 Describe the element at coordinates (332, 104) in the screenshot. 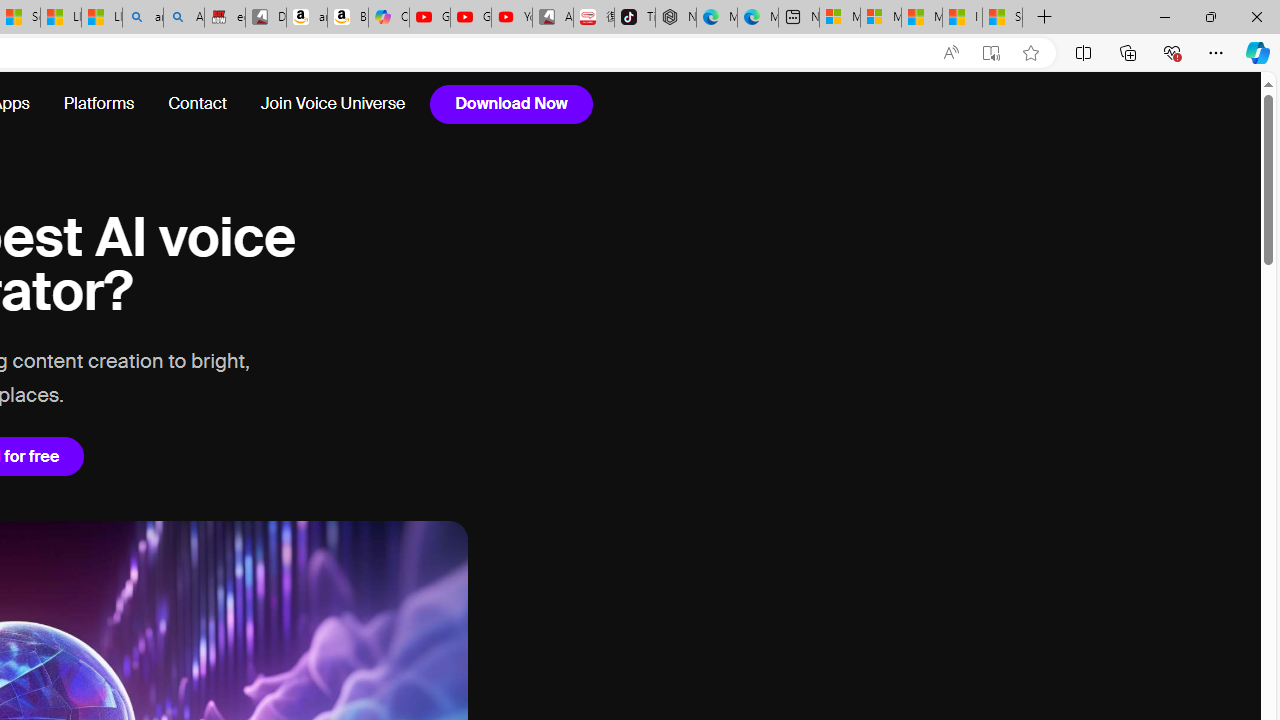

I see `'Join Voice Universe'` at that location.